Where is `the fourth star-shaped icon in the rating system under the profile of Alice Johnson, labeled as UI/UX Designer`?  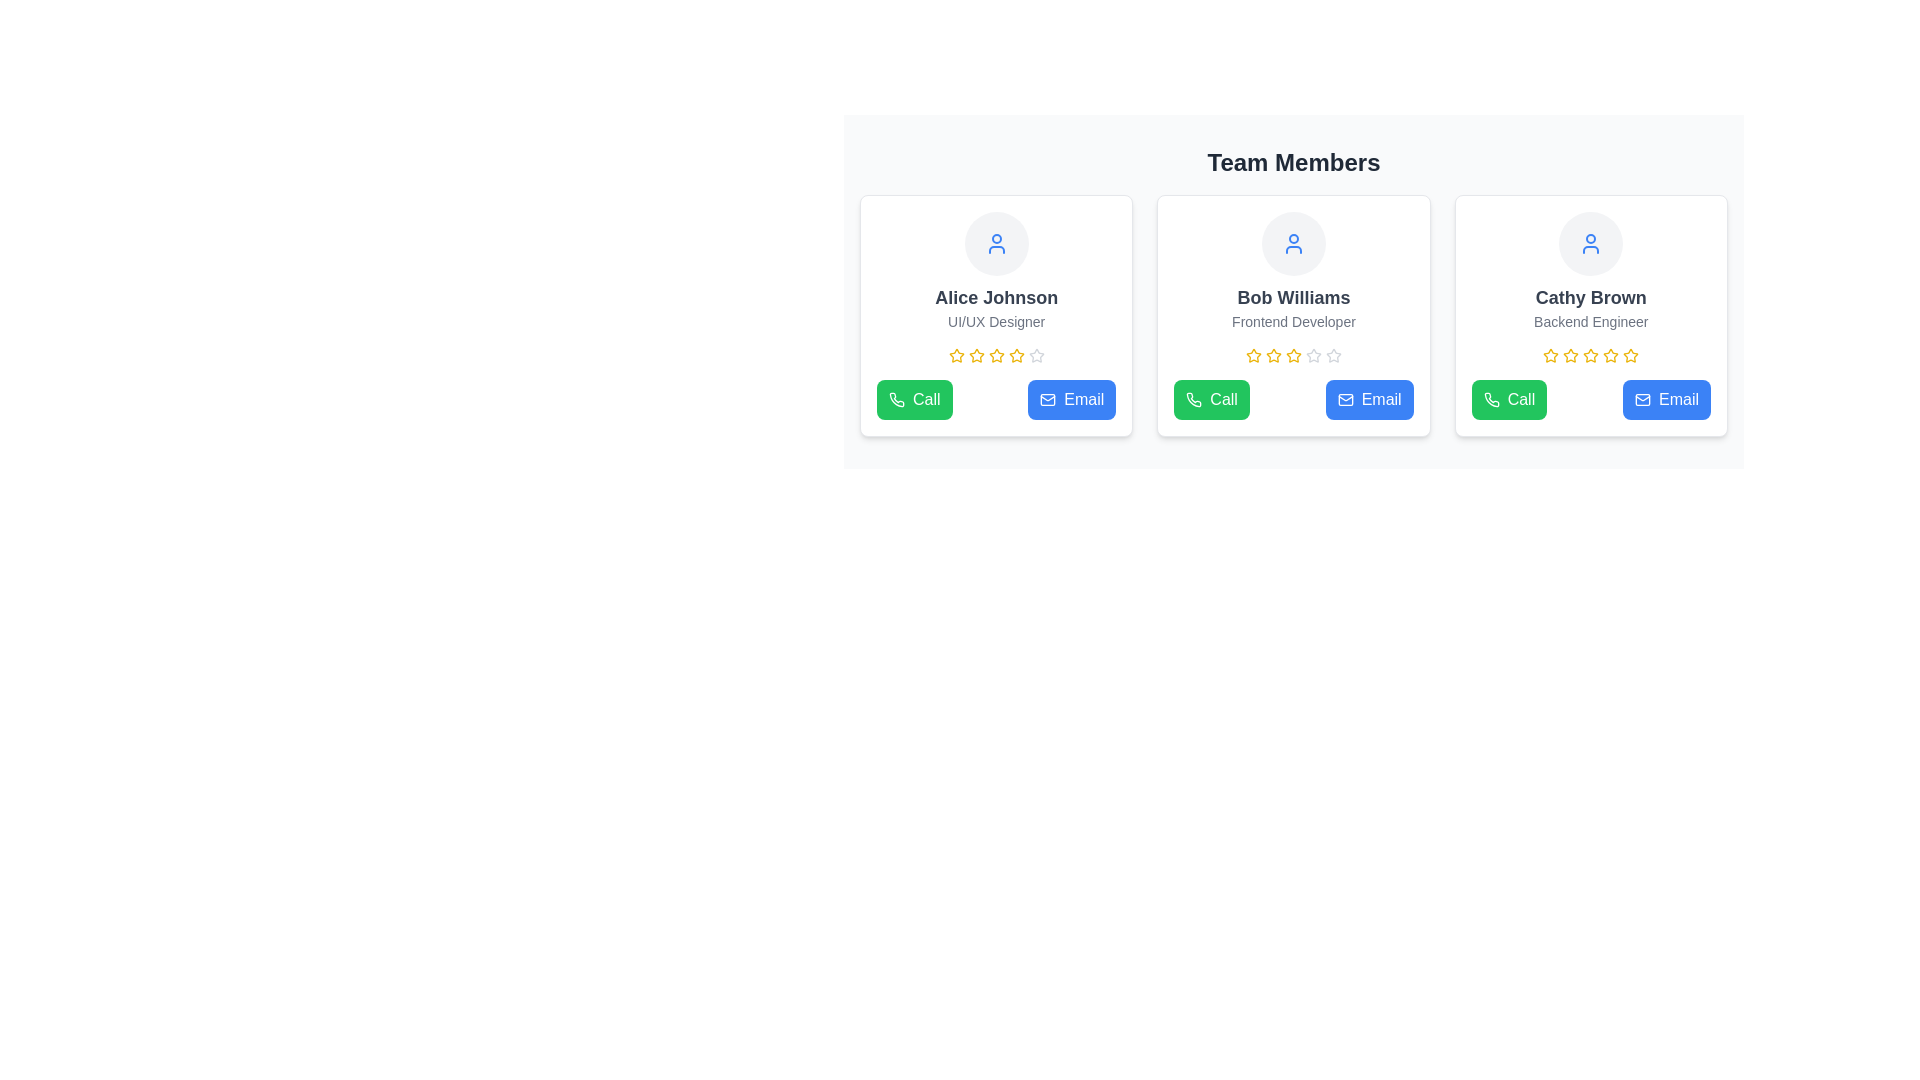
the fourth star-shaped icon in the rating system under the profile of Alice Johnson, labeled as UI/UX Designer is located at coordinates (996, 354).